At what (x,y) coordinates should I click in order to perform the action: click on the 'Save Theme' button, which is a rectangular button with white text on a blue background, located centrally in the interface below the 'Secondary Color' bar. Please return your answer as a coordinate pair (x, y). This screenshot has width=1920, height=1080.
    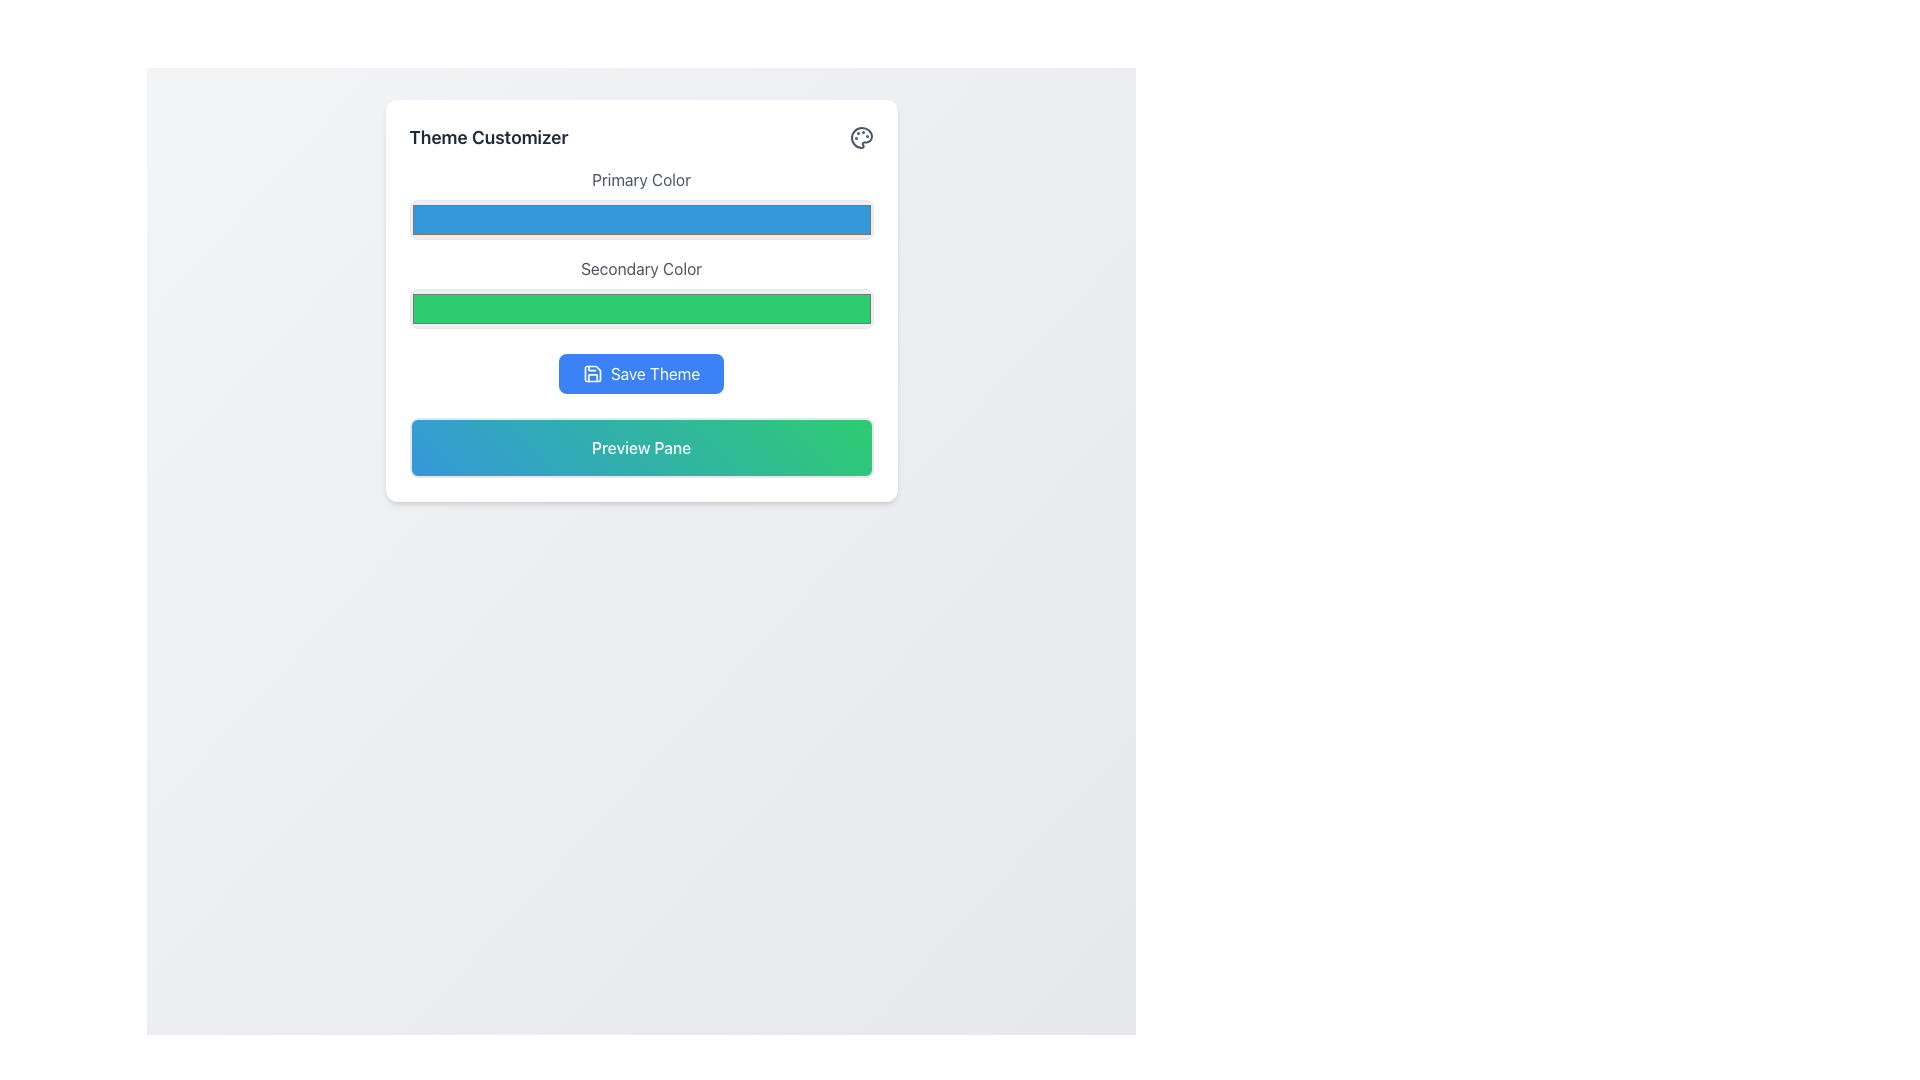
    Looking at the image, I should click on (641, 374).